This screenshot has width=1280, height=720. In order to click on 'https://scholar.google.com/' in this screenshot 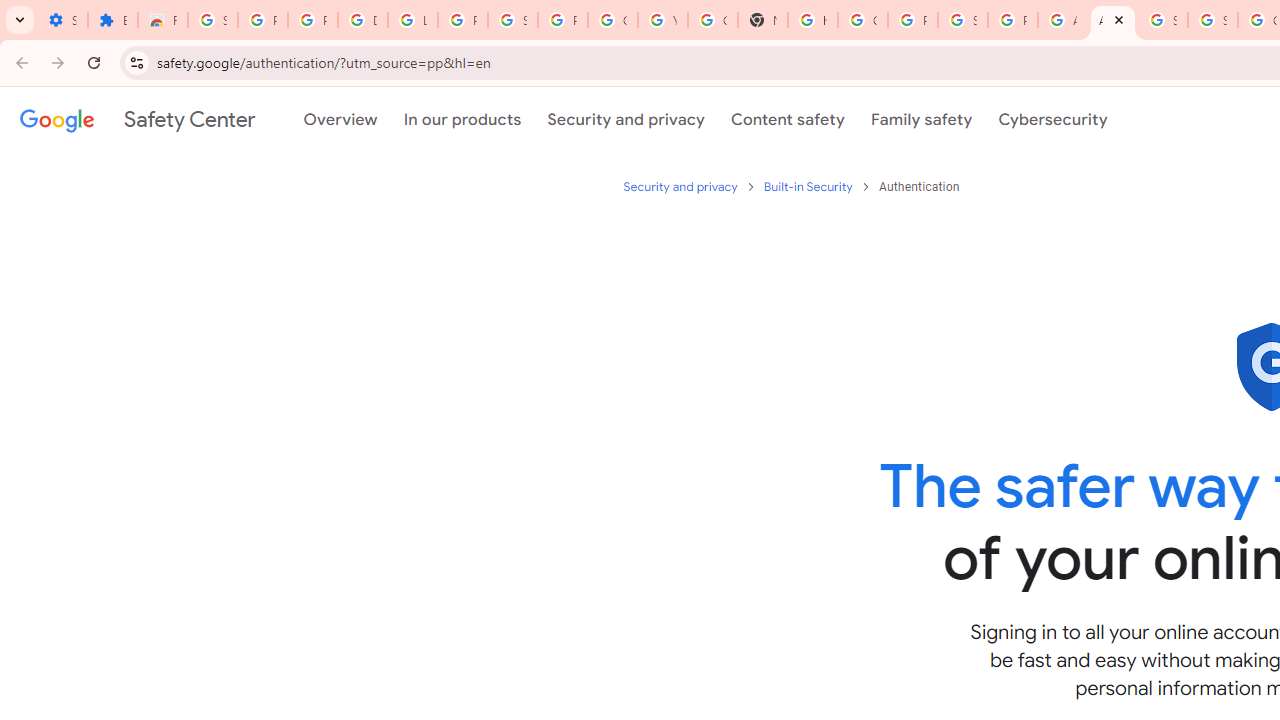, I will do `click(813, 20)`.